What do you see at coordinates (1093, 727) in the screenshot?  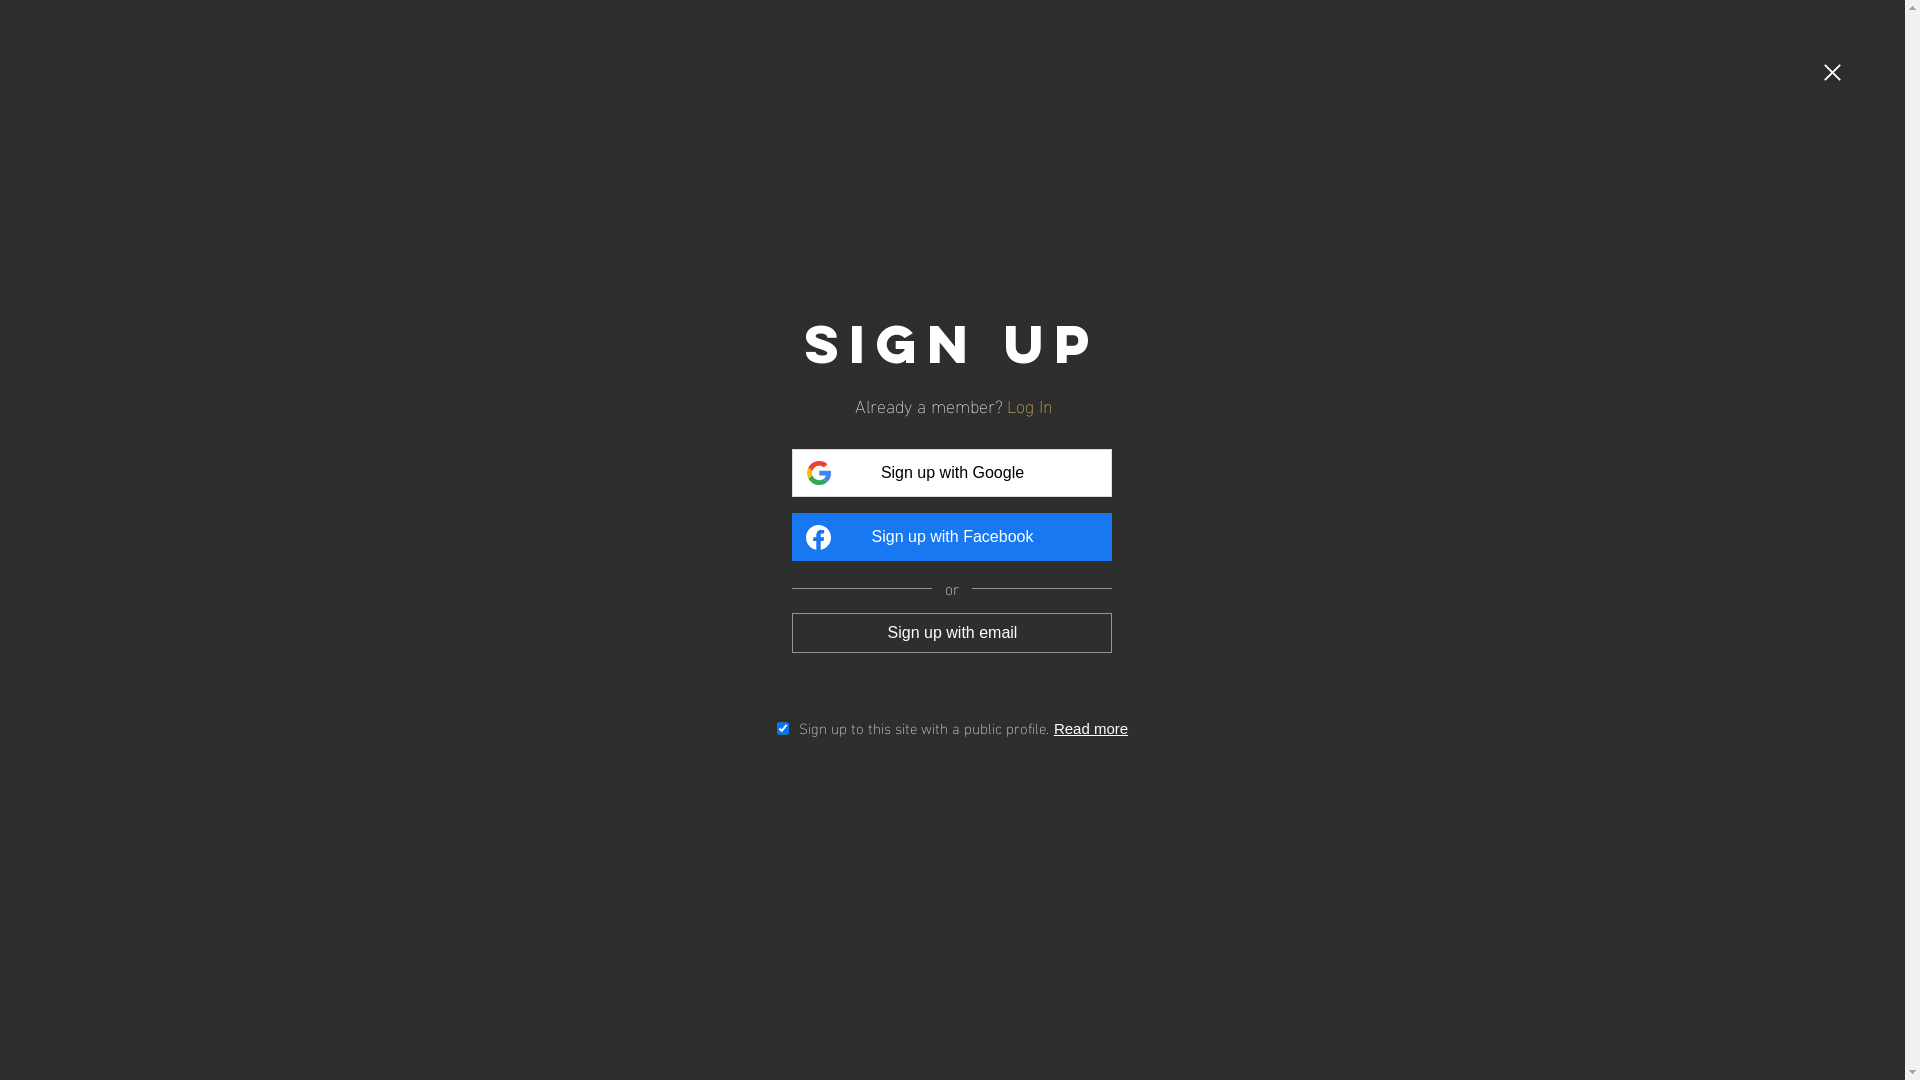 I see `'Read more'` at bounding box center [1093, 727].